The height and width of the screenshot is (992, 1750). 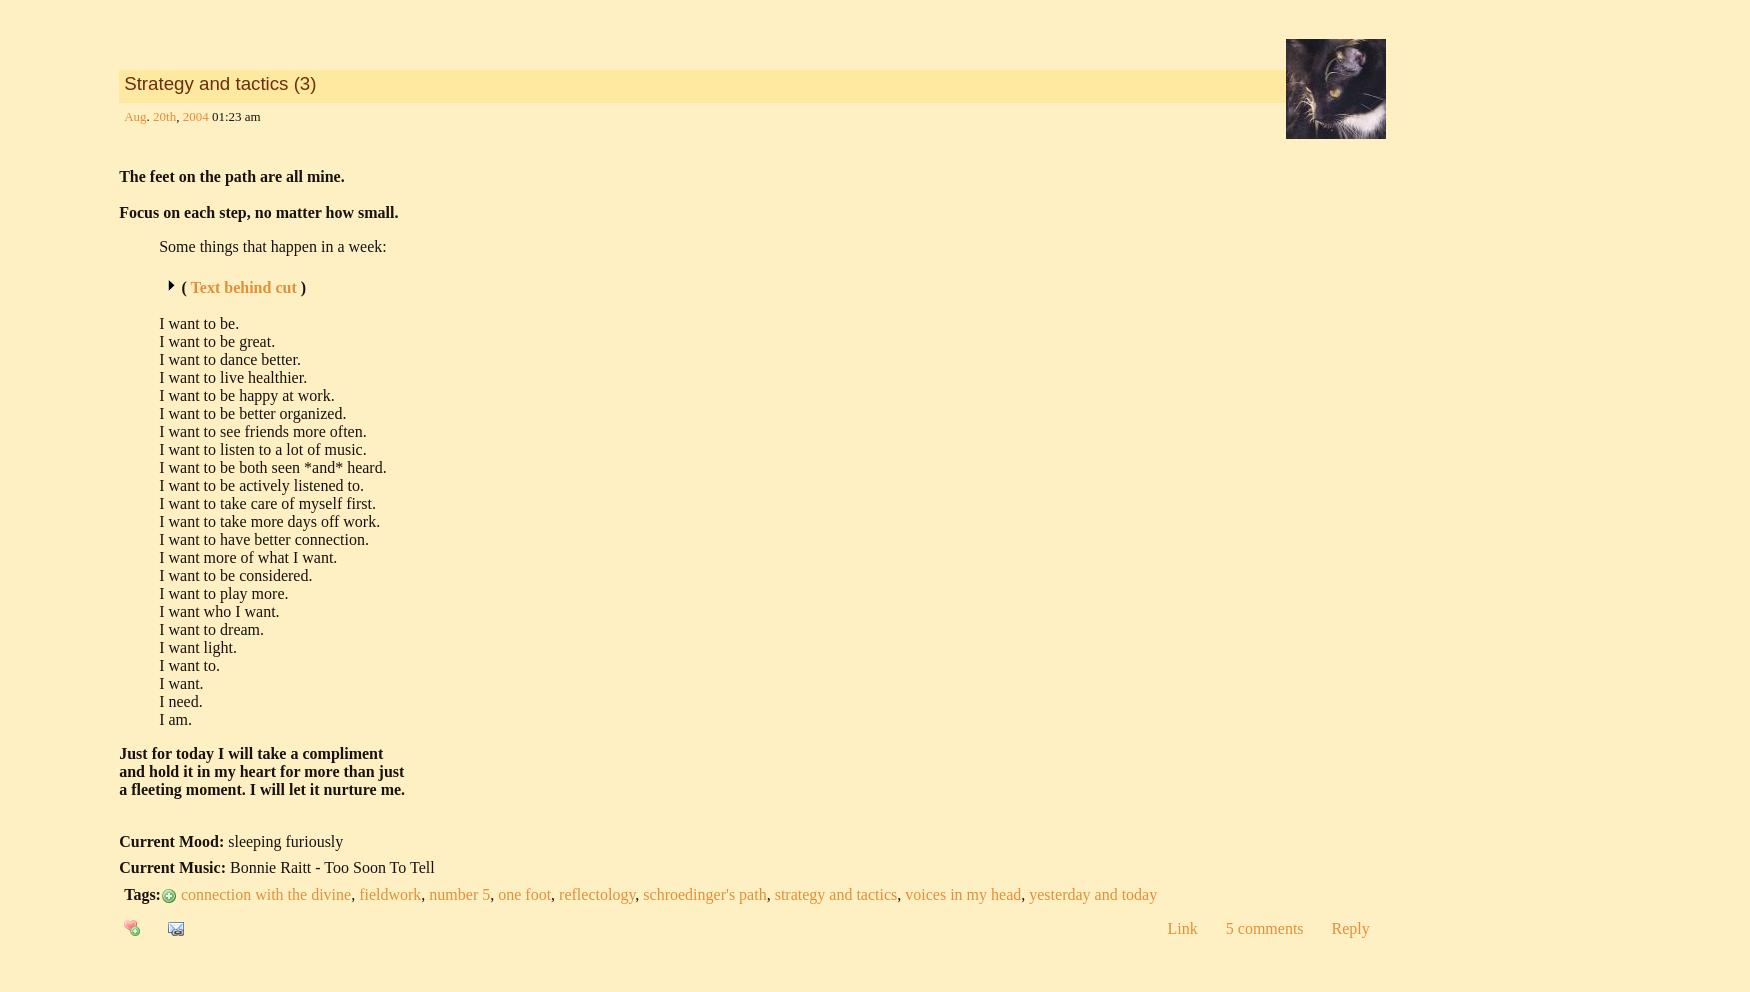 What do you see at coordinates (1349, 927) in the screenshot?
I see `'Reply'` at bounding box center [1349, 927].